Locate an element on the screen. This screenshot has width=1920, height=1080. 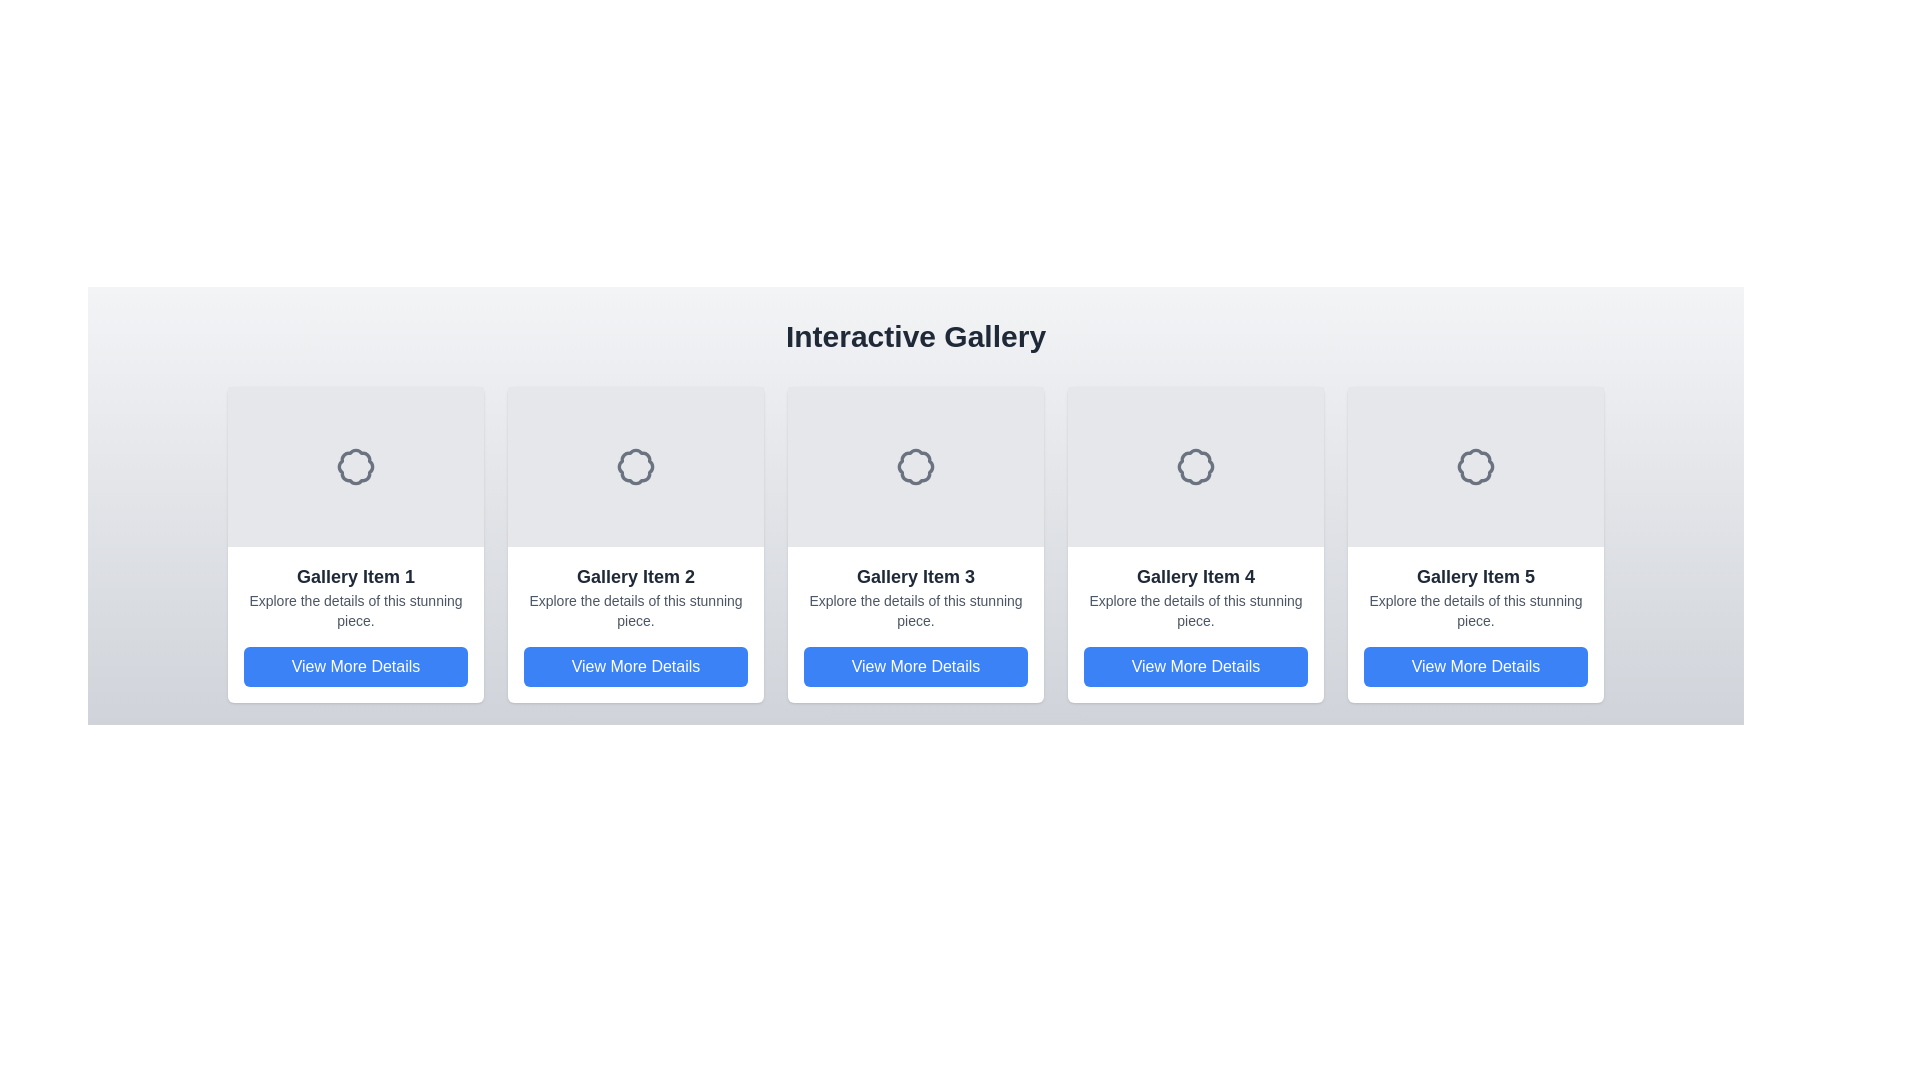
the gray circular badge icon with wavy edges located in the center of the rectangular card labeled 'Gallery Item 4' is located at coordinates (1195, 466).